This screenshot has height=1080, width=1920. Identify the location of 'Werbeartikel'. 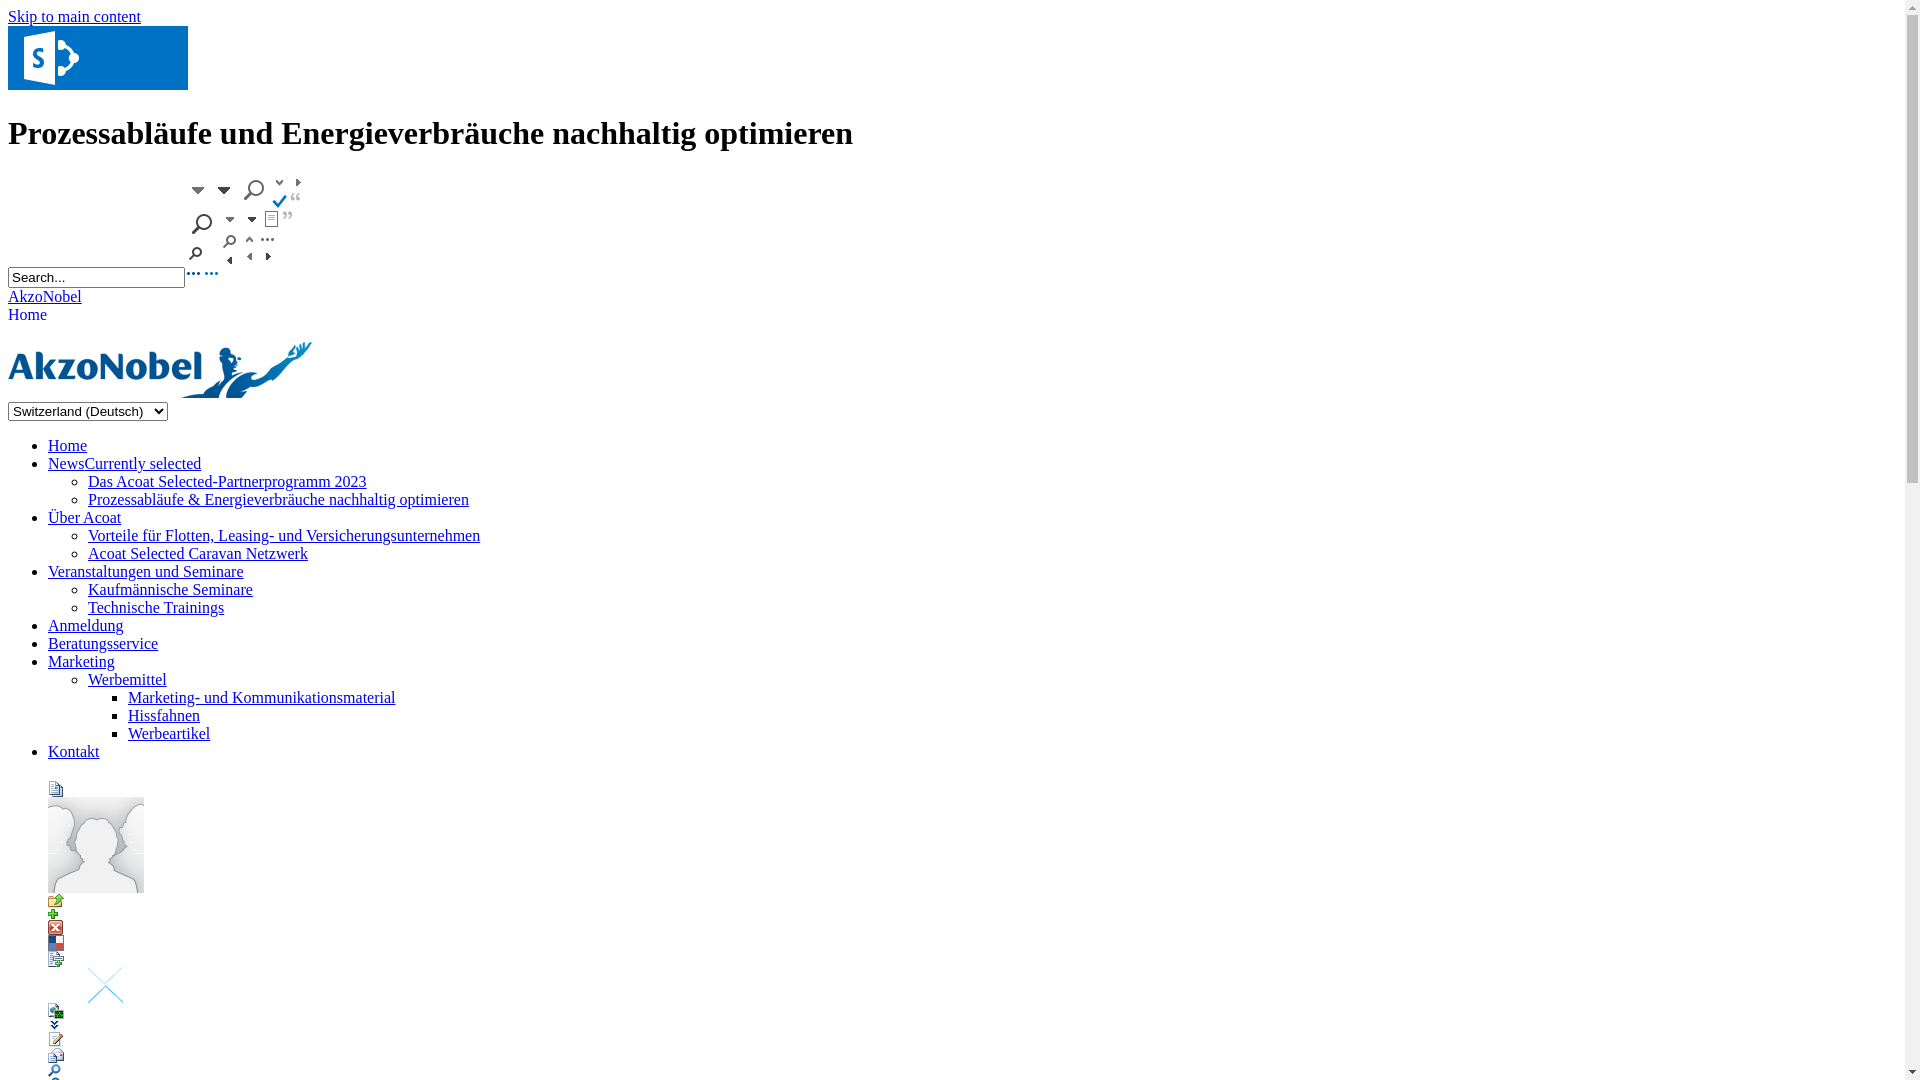
(168, 733).